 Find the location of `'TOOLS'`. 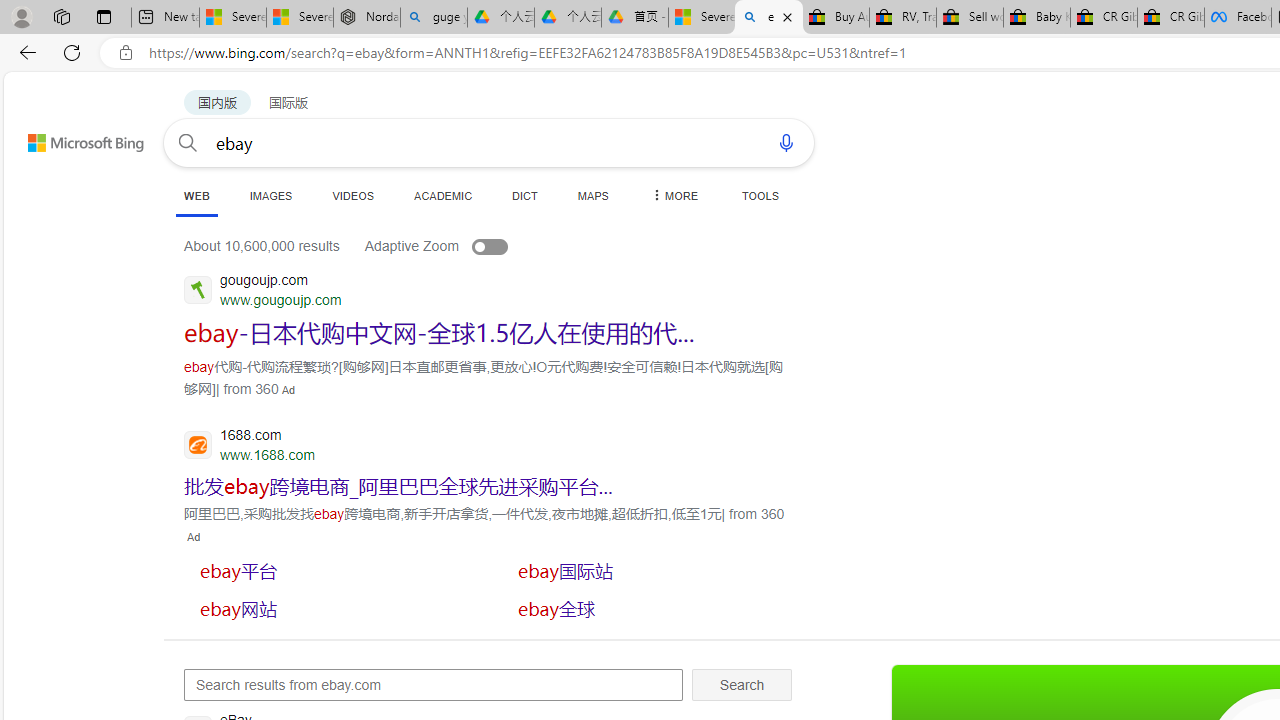

'TOOLS' is located at coordinates (759, 195).